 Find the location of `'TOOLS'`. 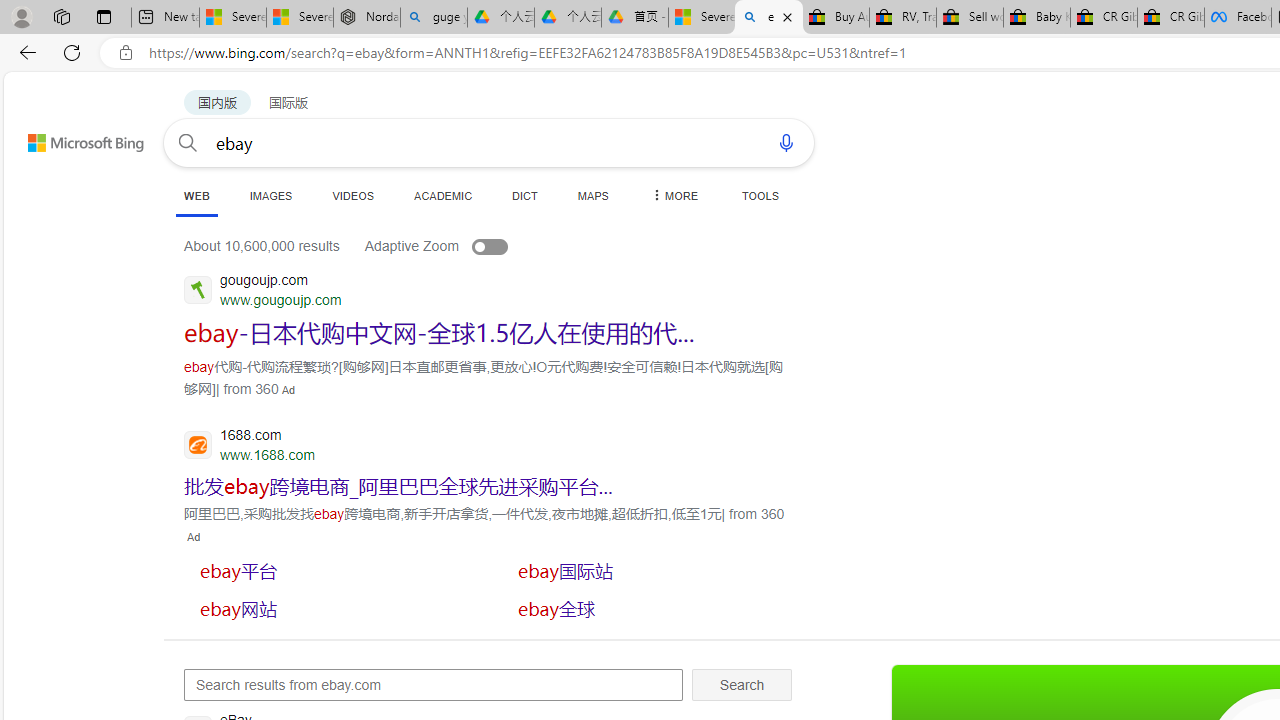

'TOOLS' is located at coordinates (759, 195).